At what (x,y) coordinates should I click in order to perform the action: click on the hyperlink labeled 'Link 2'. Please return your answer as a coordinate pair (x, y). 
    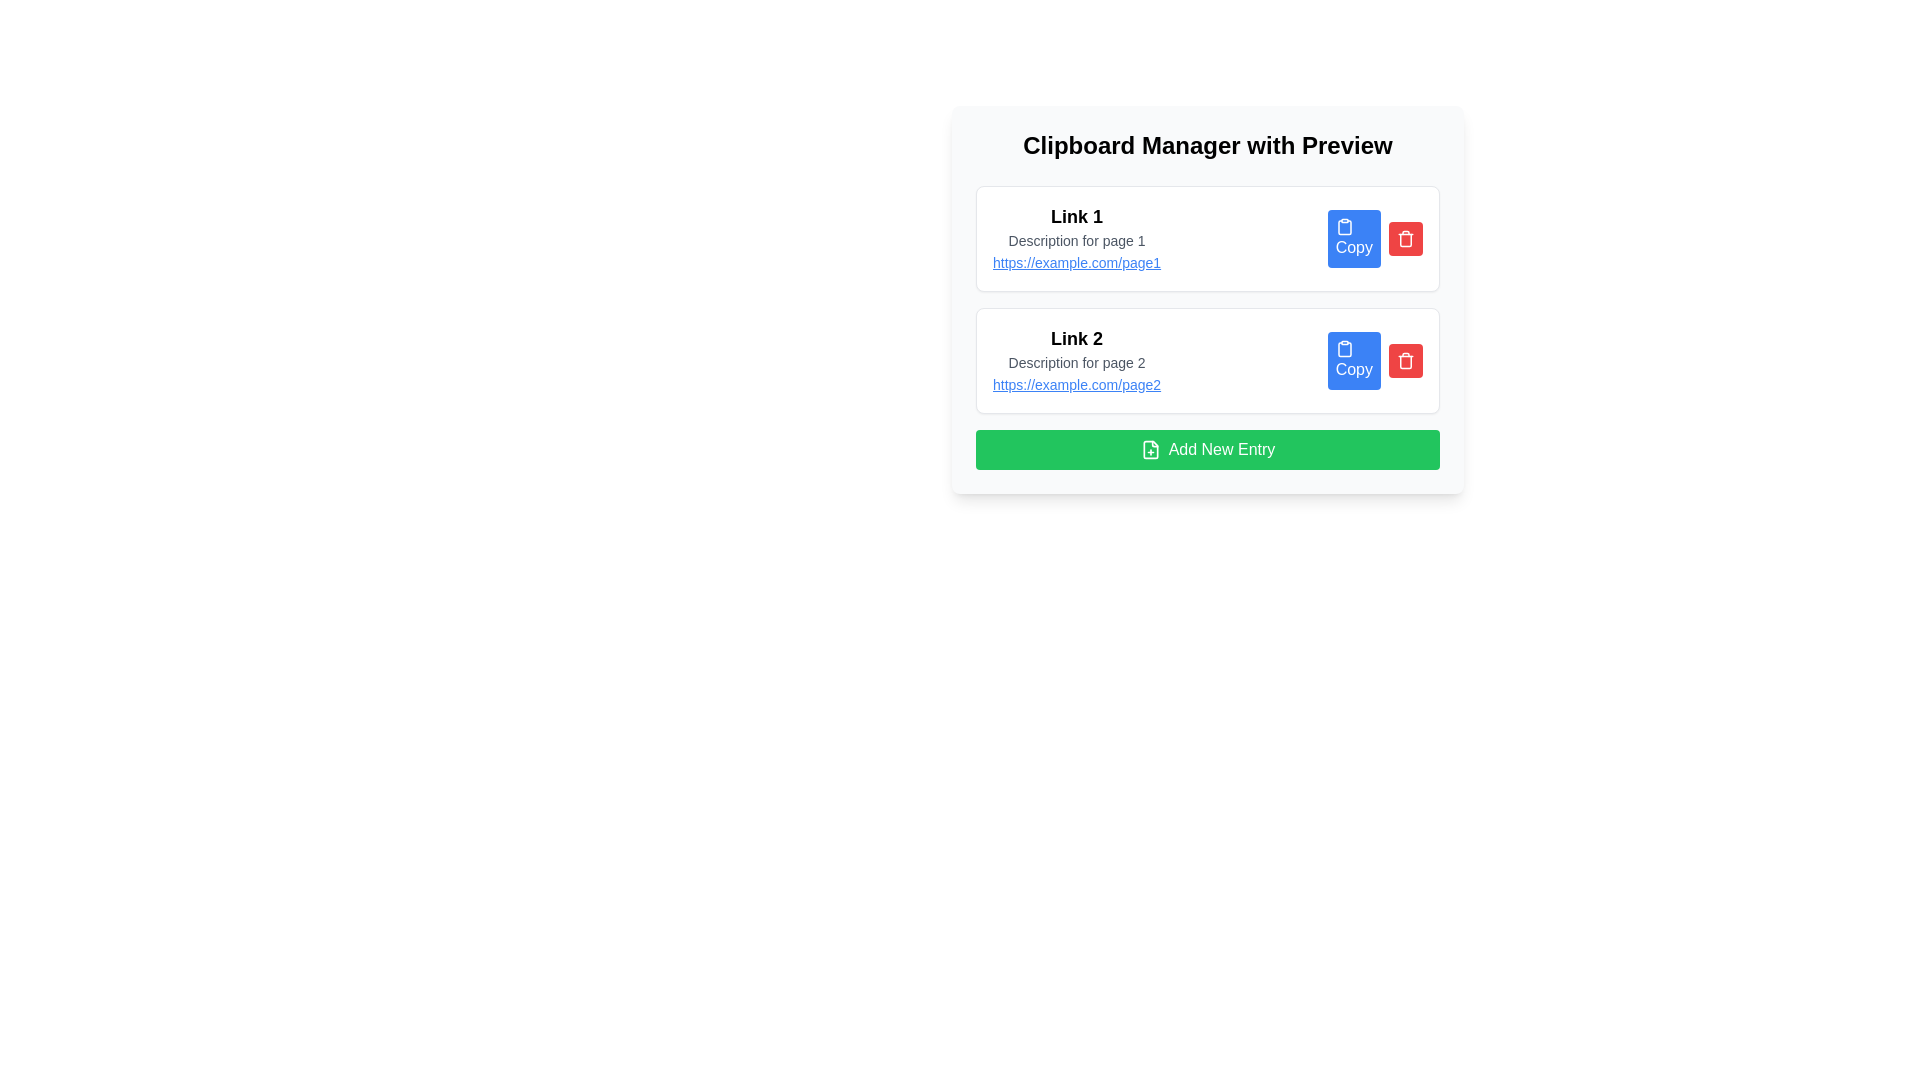
    Looking at the image, I should click on (1076, 385).